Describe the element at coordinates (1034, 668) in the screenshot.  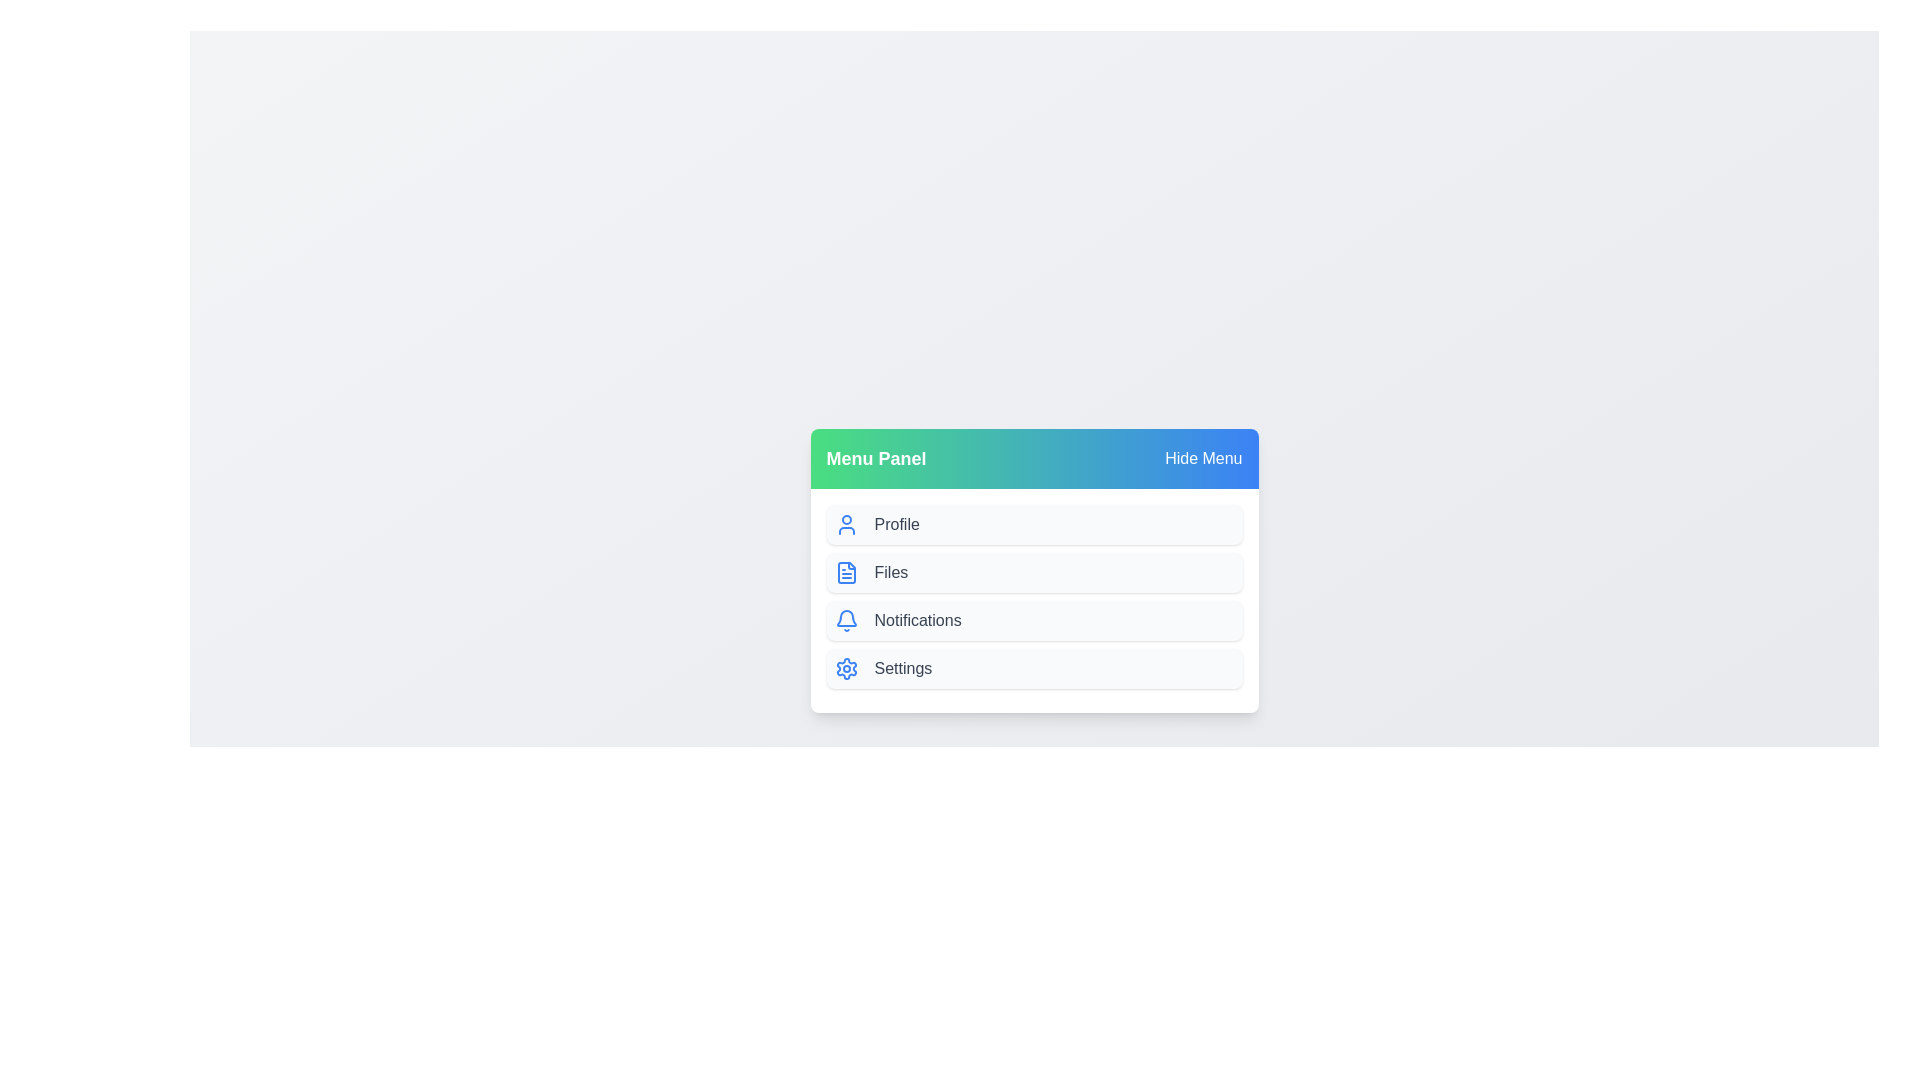
I see `the menu item Settings` at that location.